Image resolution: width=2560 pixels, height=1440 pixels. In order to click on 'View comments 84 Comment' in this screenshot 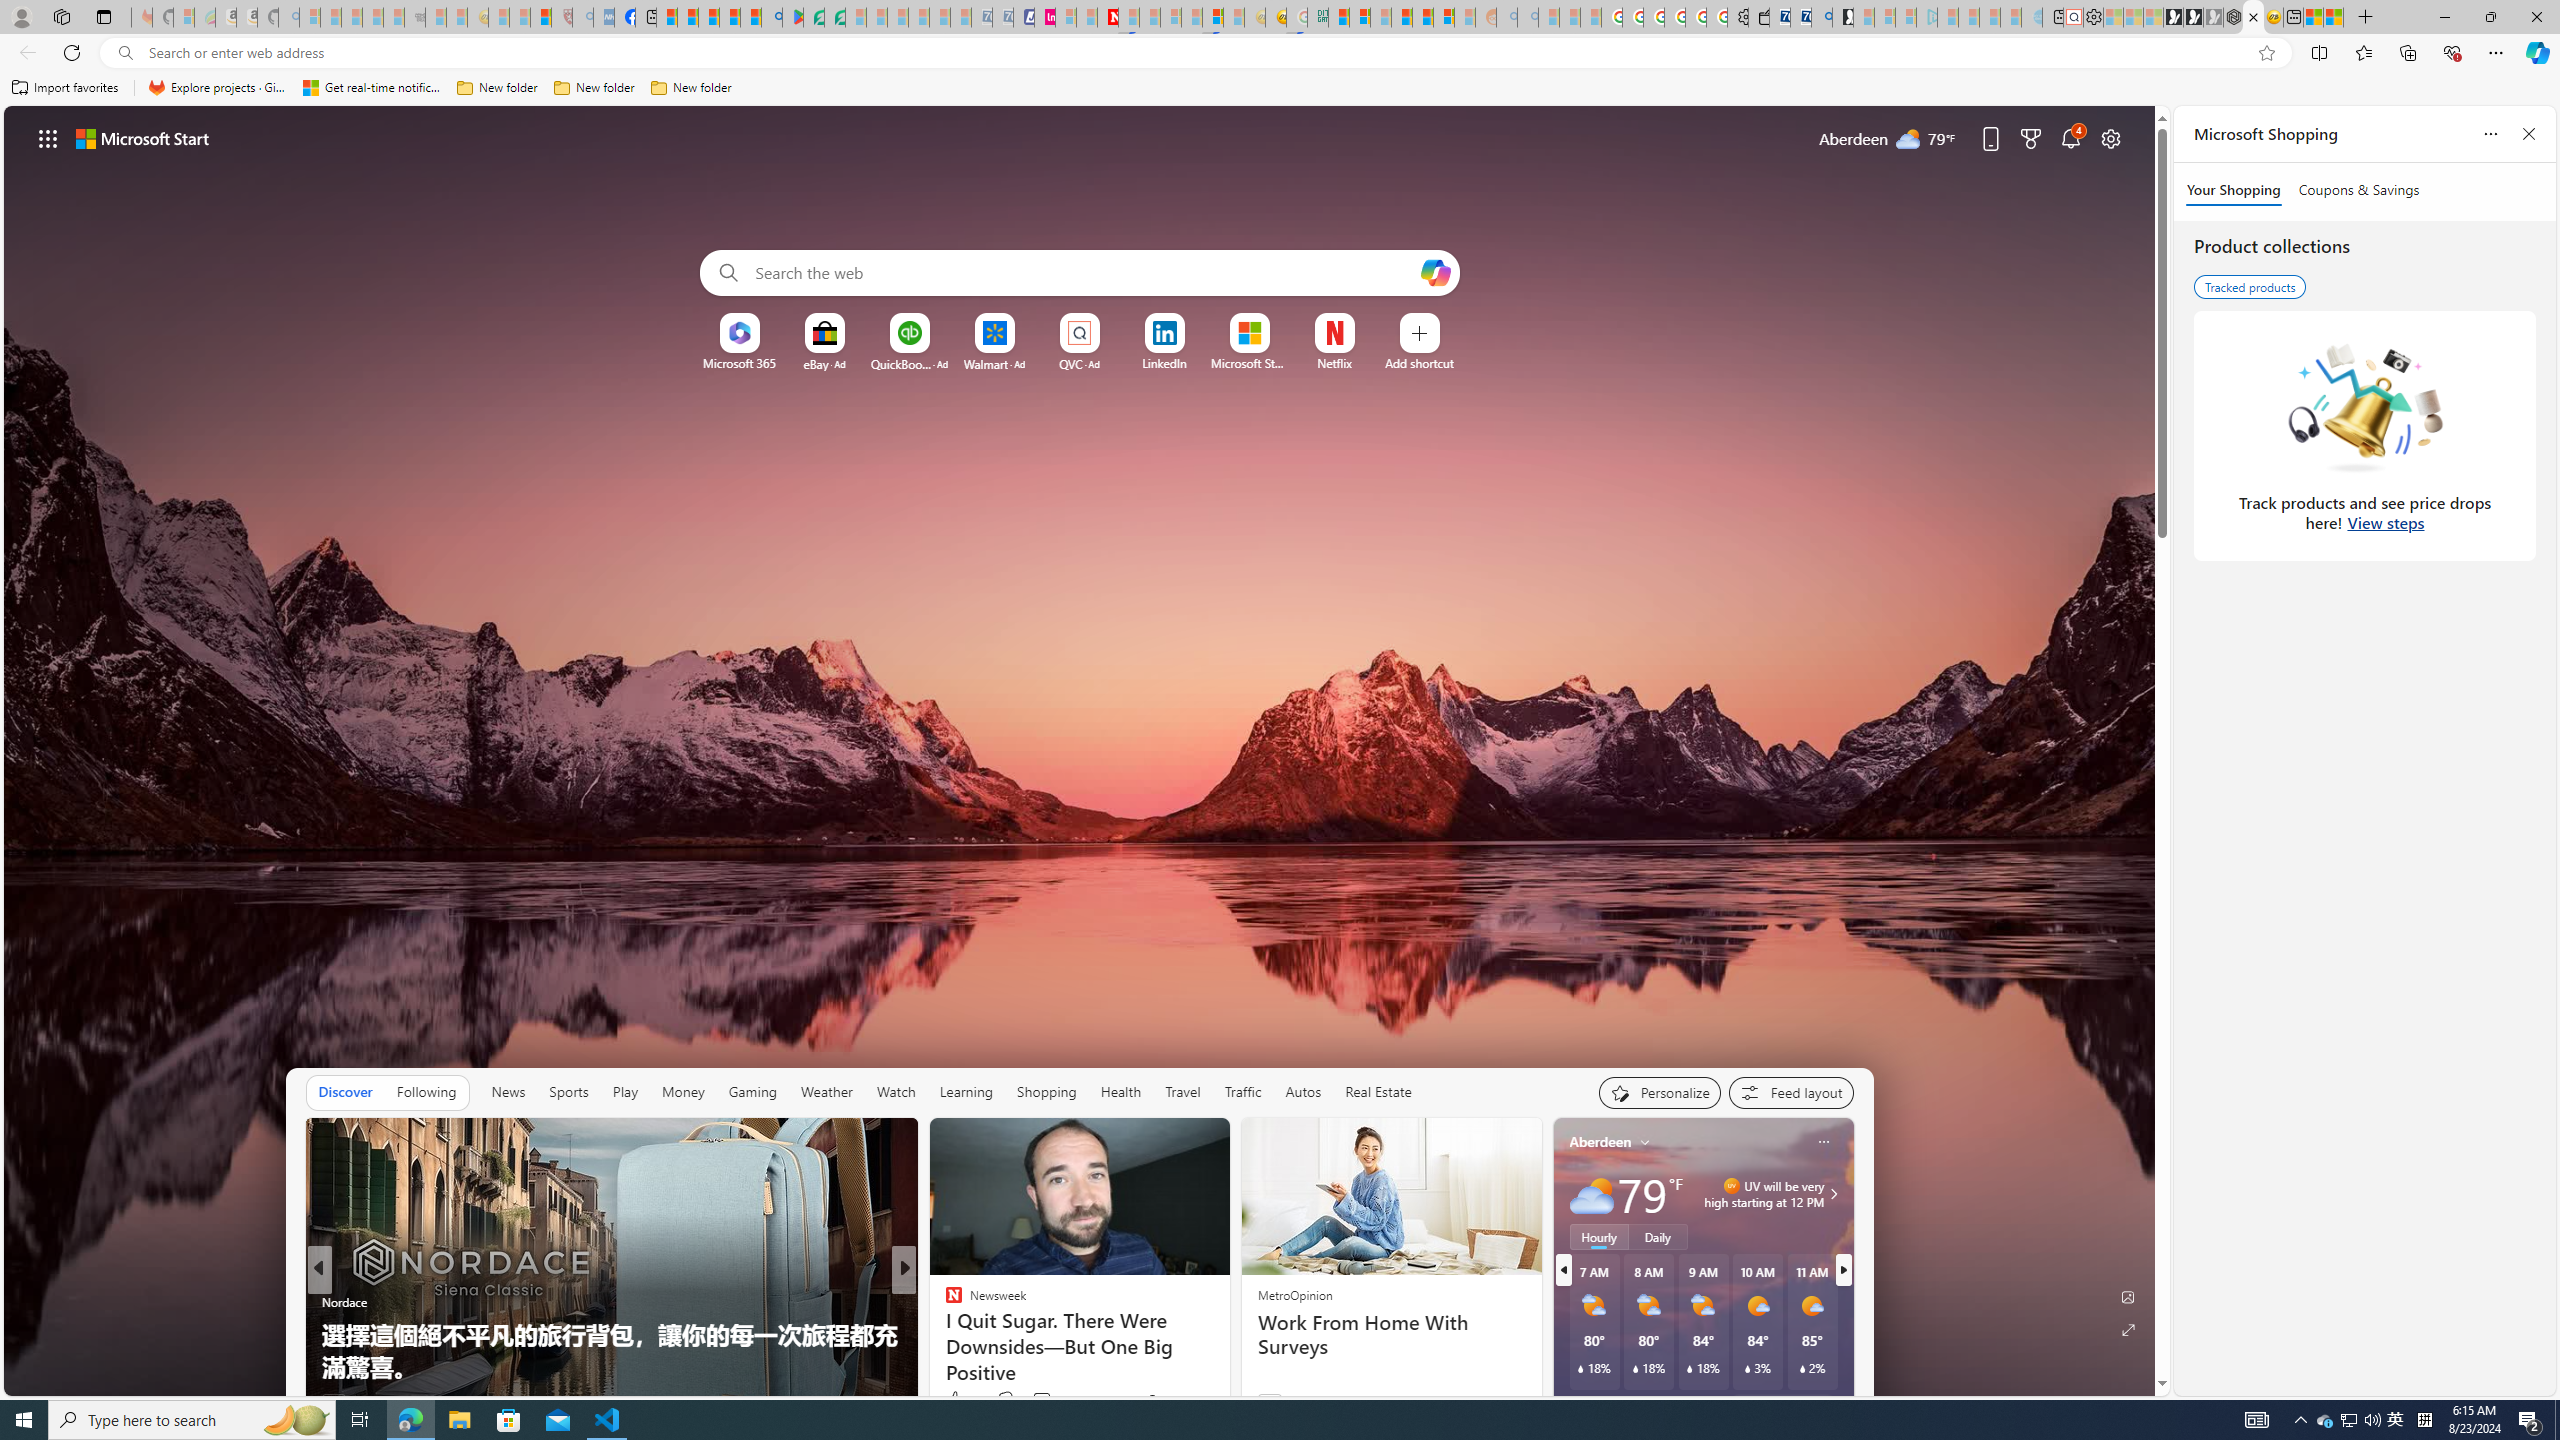, I will do `click(1040, 1401)`.